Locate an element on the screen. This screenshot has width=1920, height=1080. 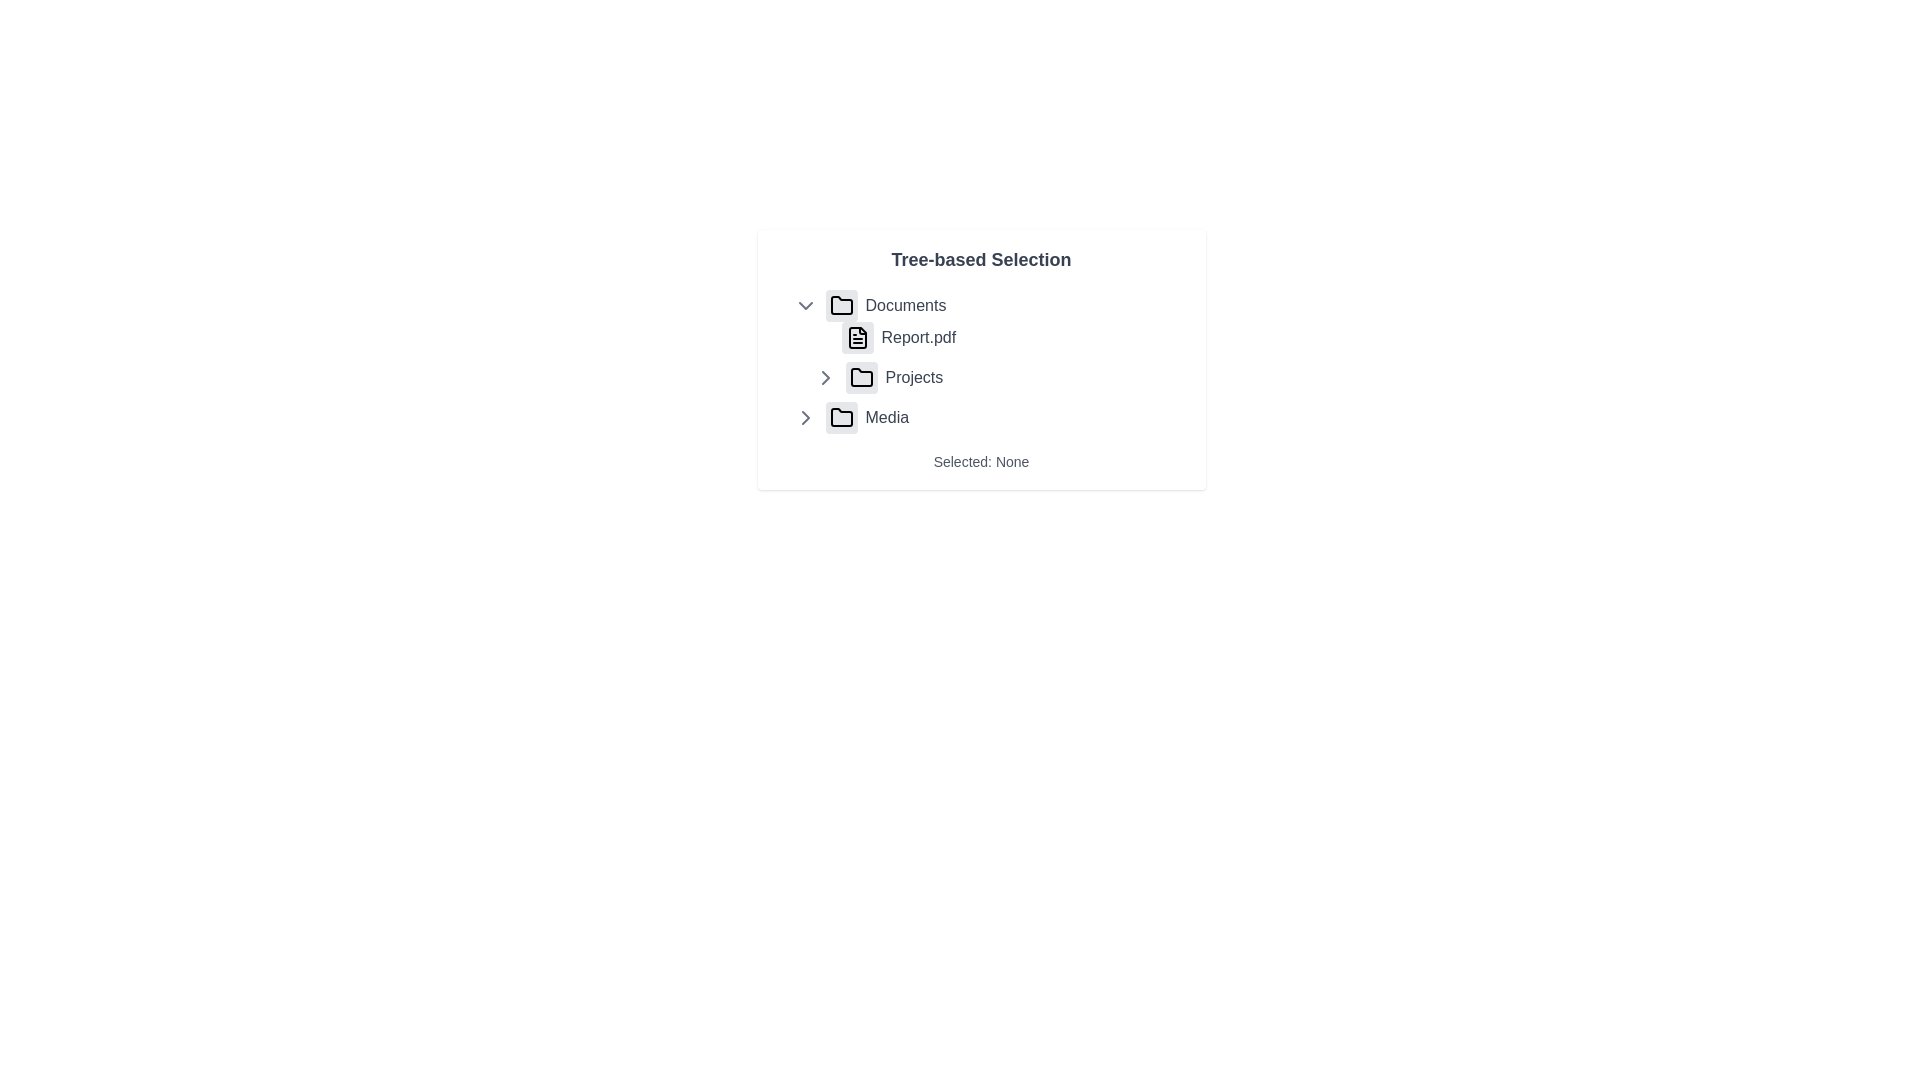
the third button in the row, located between a left-pointing arrow icon and a 'Media' label is located at coordinates (841, 416).